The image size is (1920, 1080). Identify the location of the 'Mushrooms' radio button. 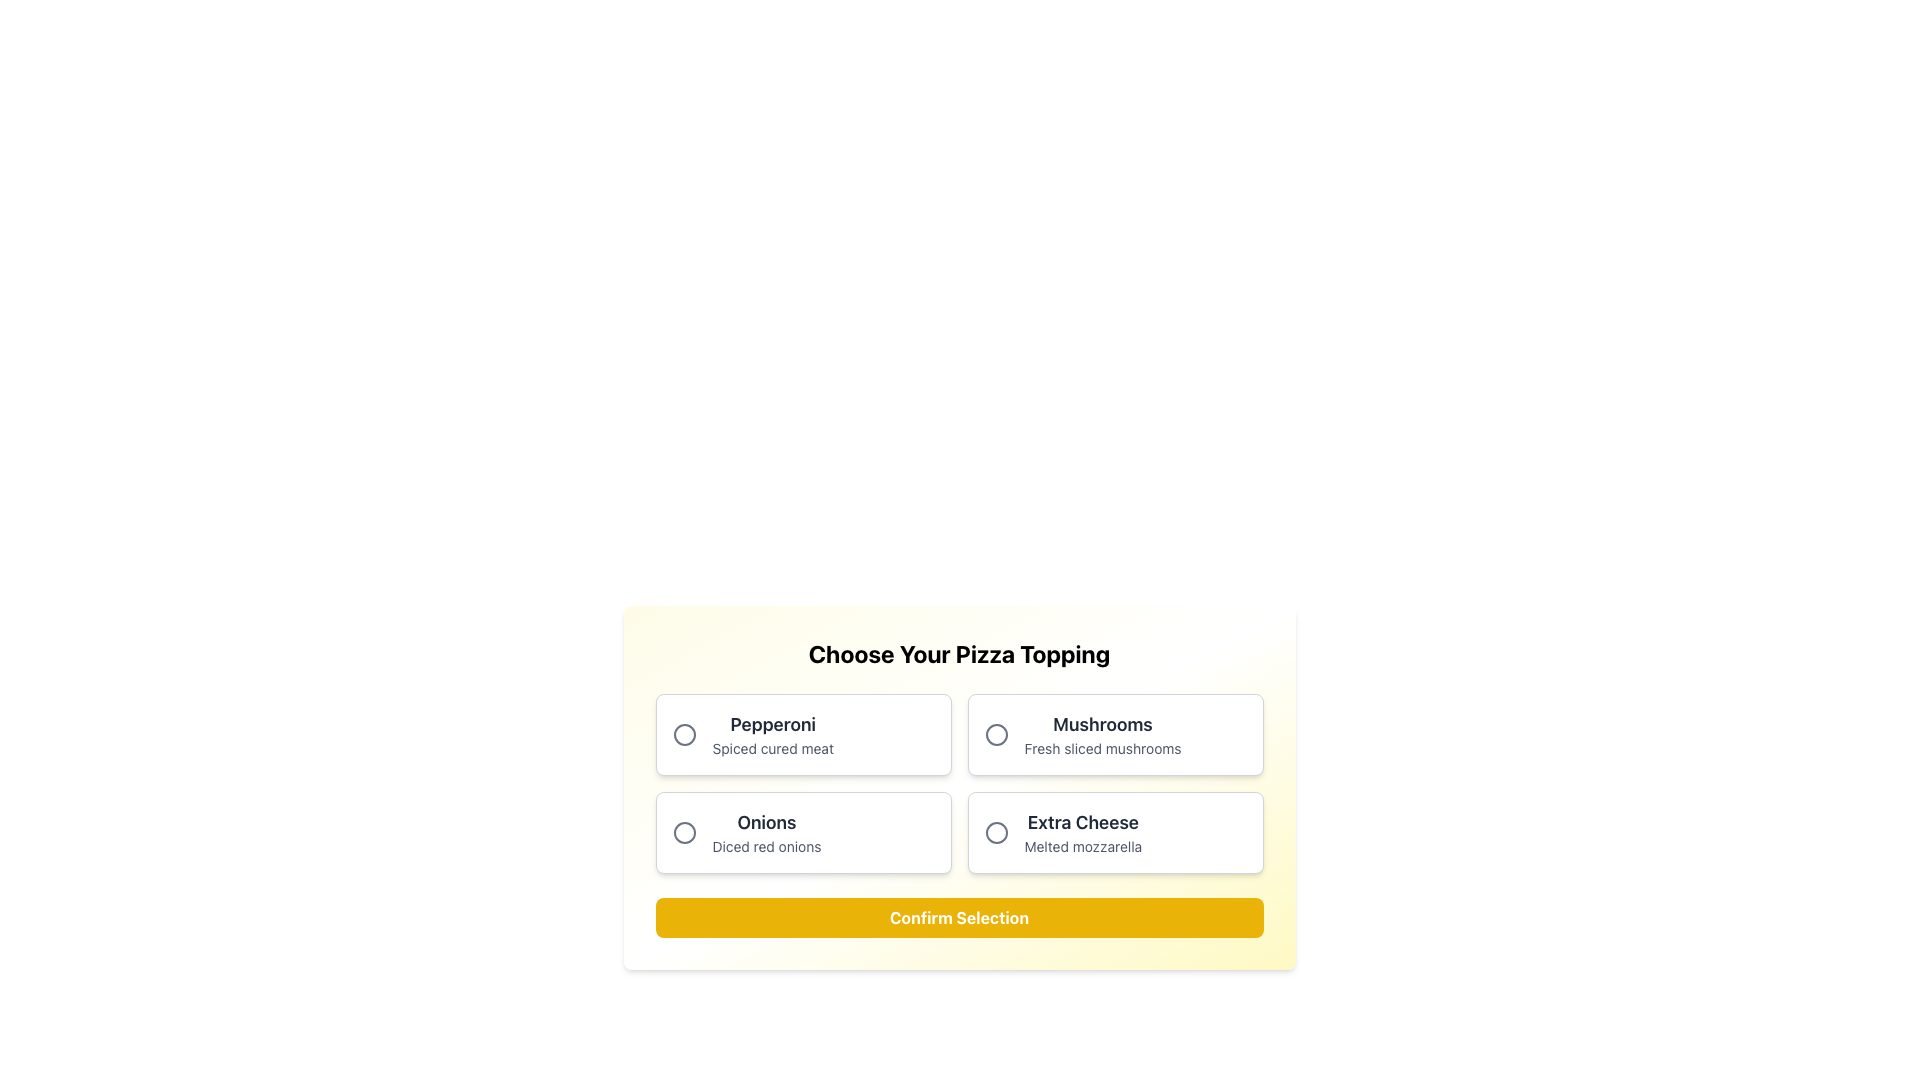
(996, 735).